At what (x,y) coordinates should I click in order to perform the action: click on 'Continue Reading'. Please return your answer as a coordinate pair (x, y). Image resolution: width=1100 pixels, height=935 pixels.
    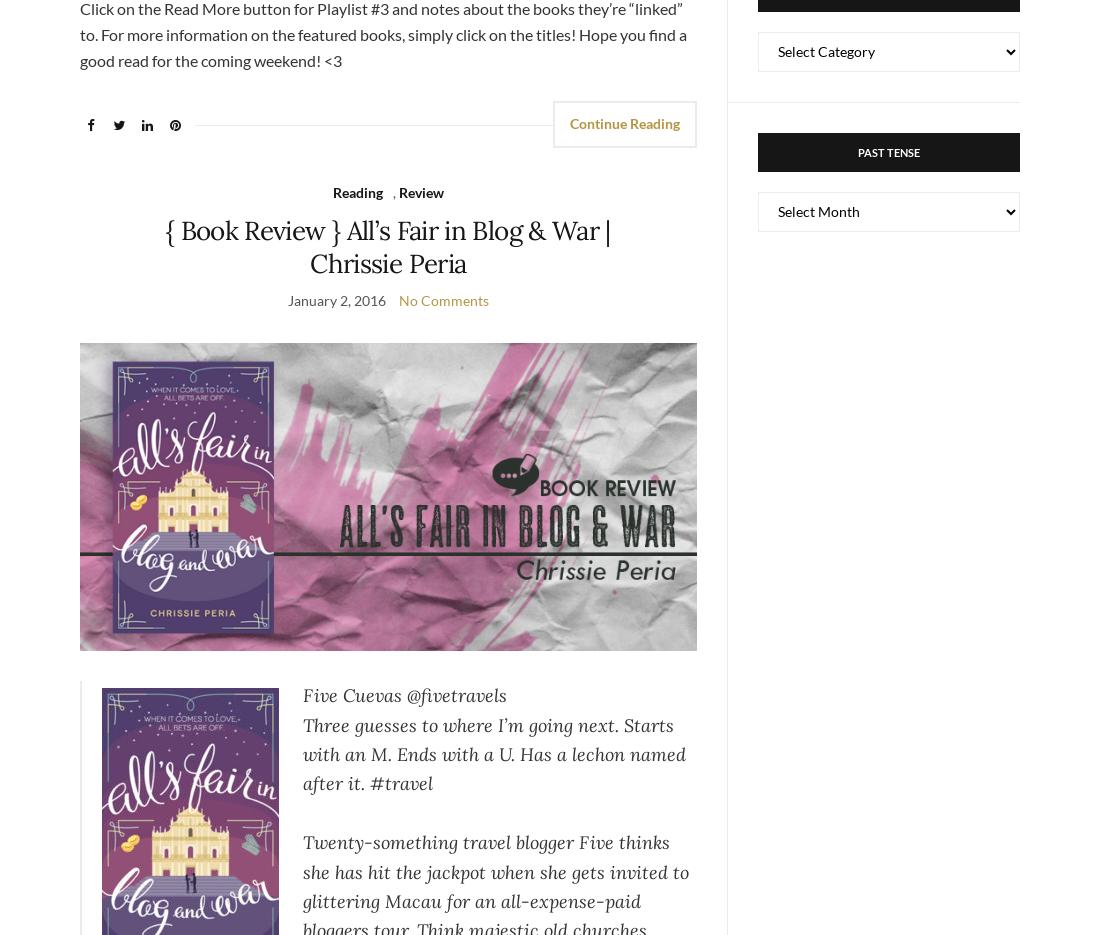
    Looking at the image, I should click on (624, 121).